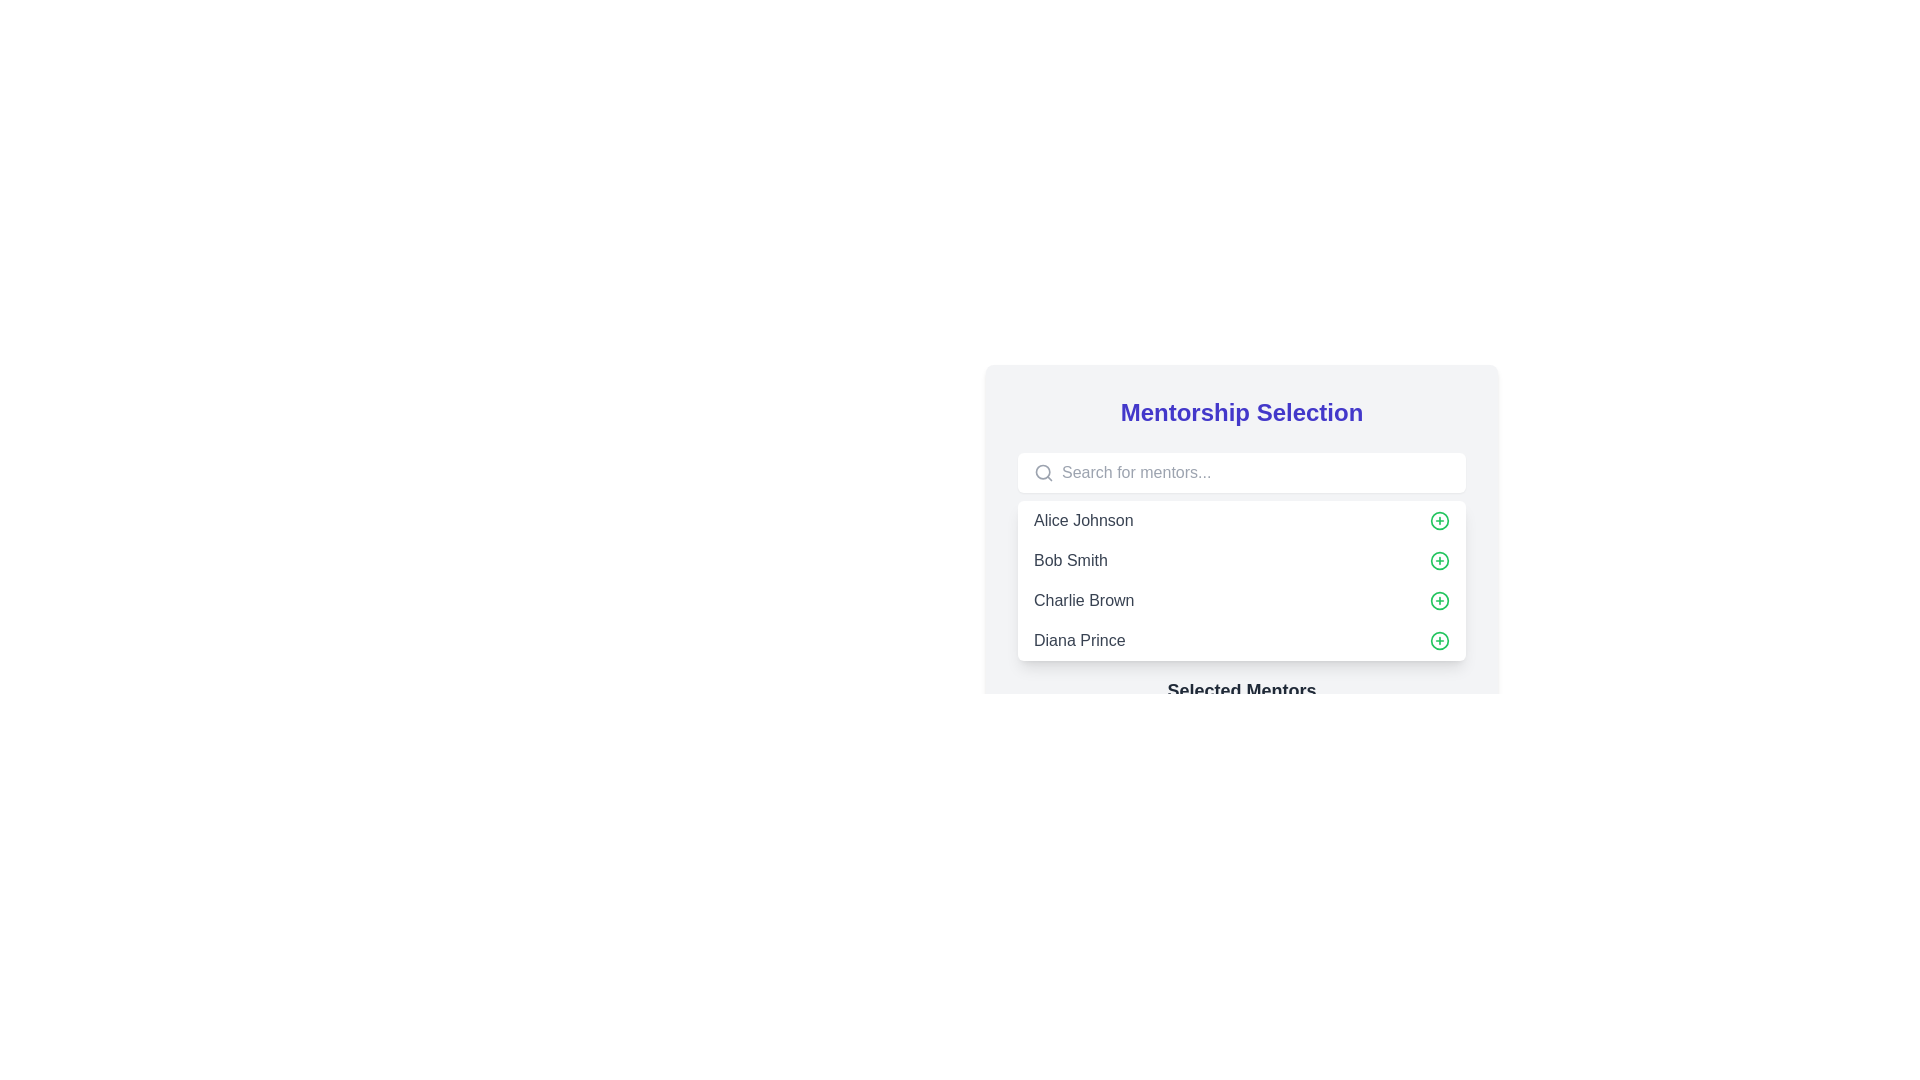 The image size is (1920, 1080). Describe the element at coordinates (1440, 640) in the screenshot. I see `the button` at that location.